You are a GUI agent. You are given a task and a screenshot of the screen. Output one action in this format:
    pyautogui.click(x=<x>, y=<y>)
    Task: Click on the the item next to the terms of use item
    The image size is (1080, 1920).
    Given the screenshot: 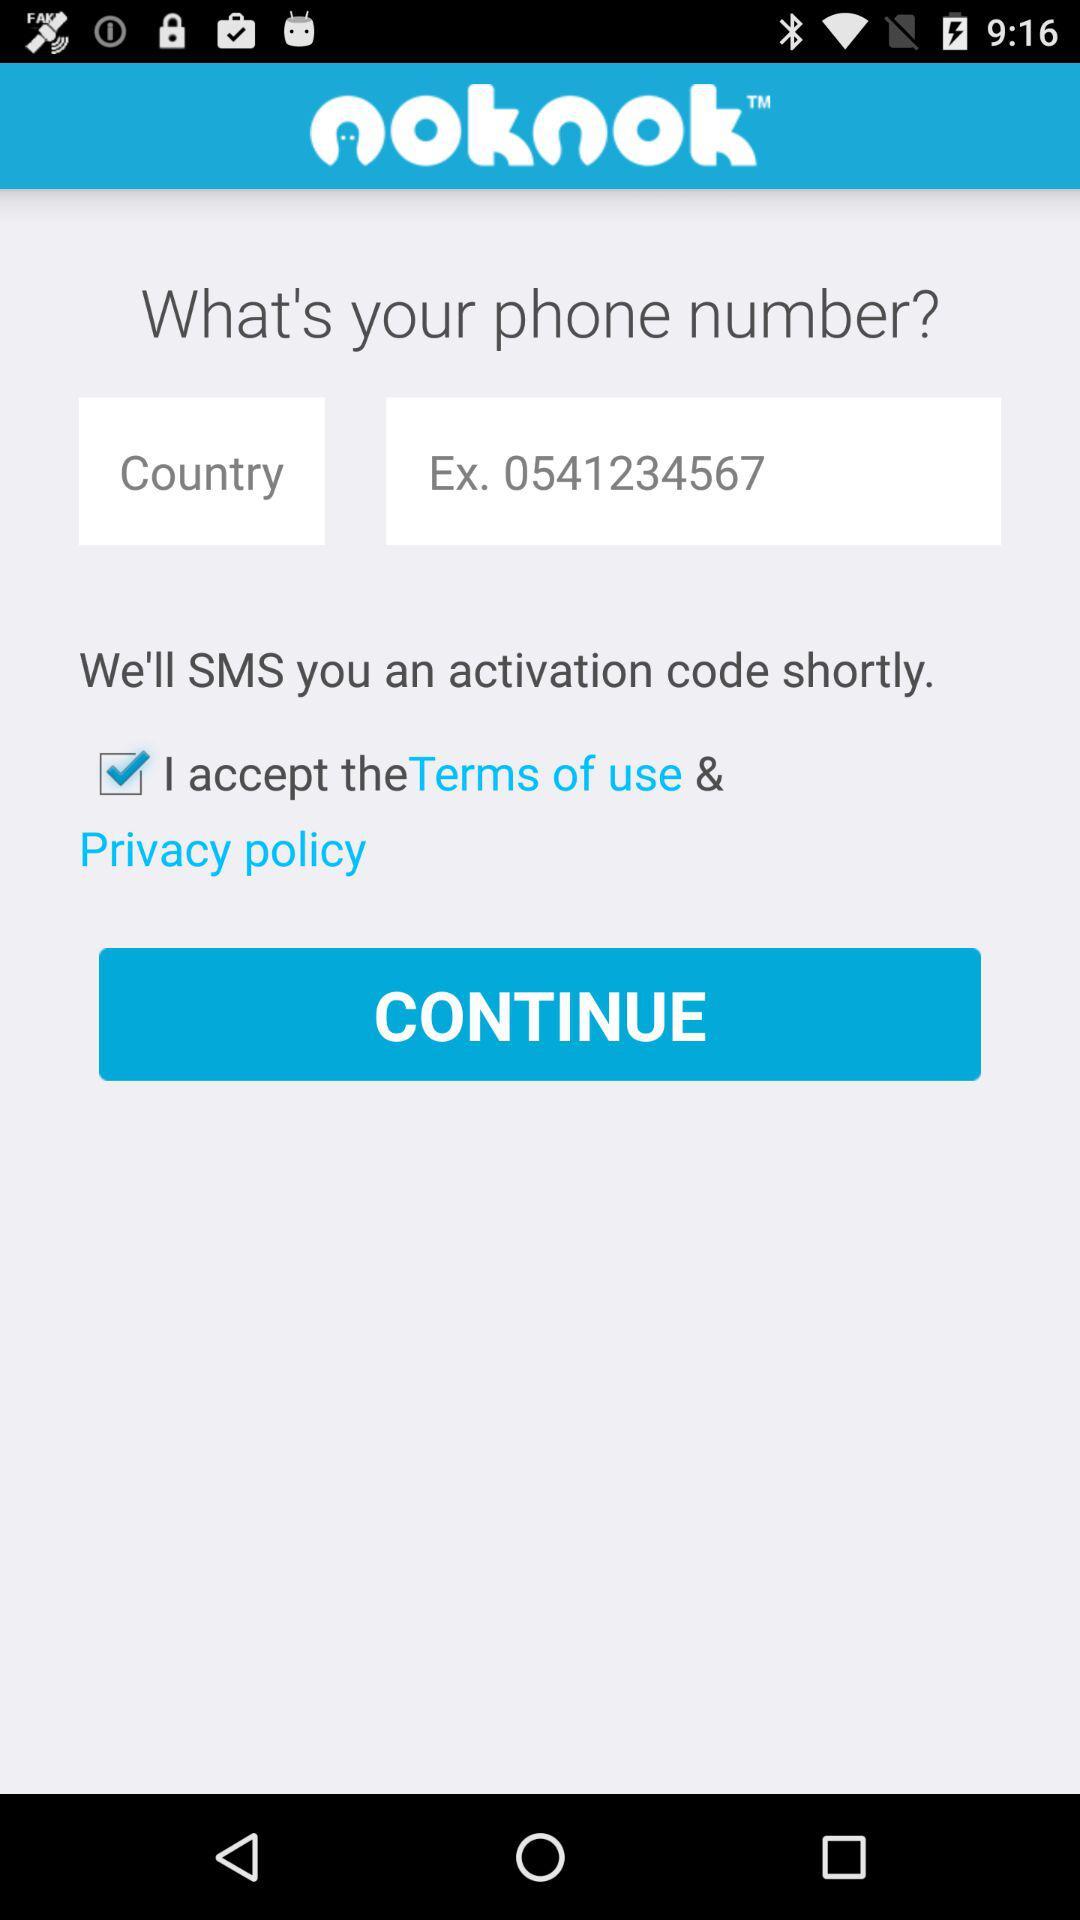 What is the action you would take?
    pyautogui.click(x=222, y=847)
    